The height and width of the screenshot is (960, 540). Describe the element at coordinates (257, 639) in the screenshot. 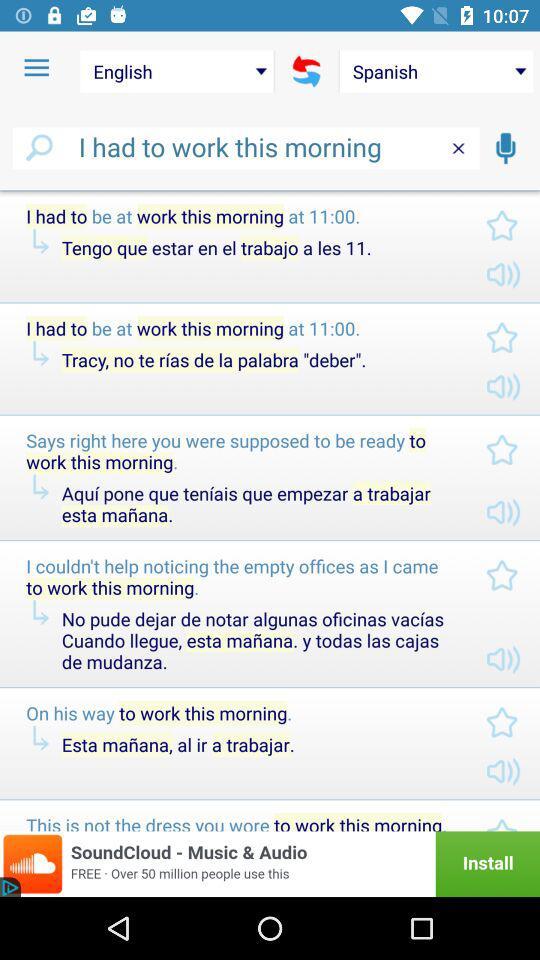

I see `the item below i couldn t icon` at that location.